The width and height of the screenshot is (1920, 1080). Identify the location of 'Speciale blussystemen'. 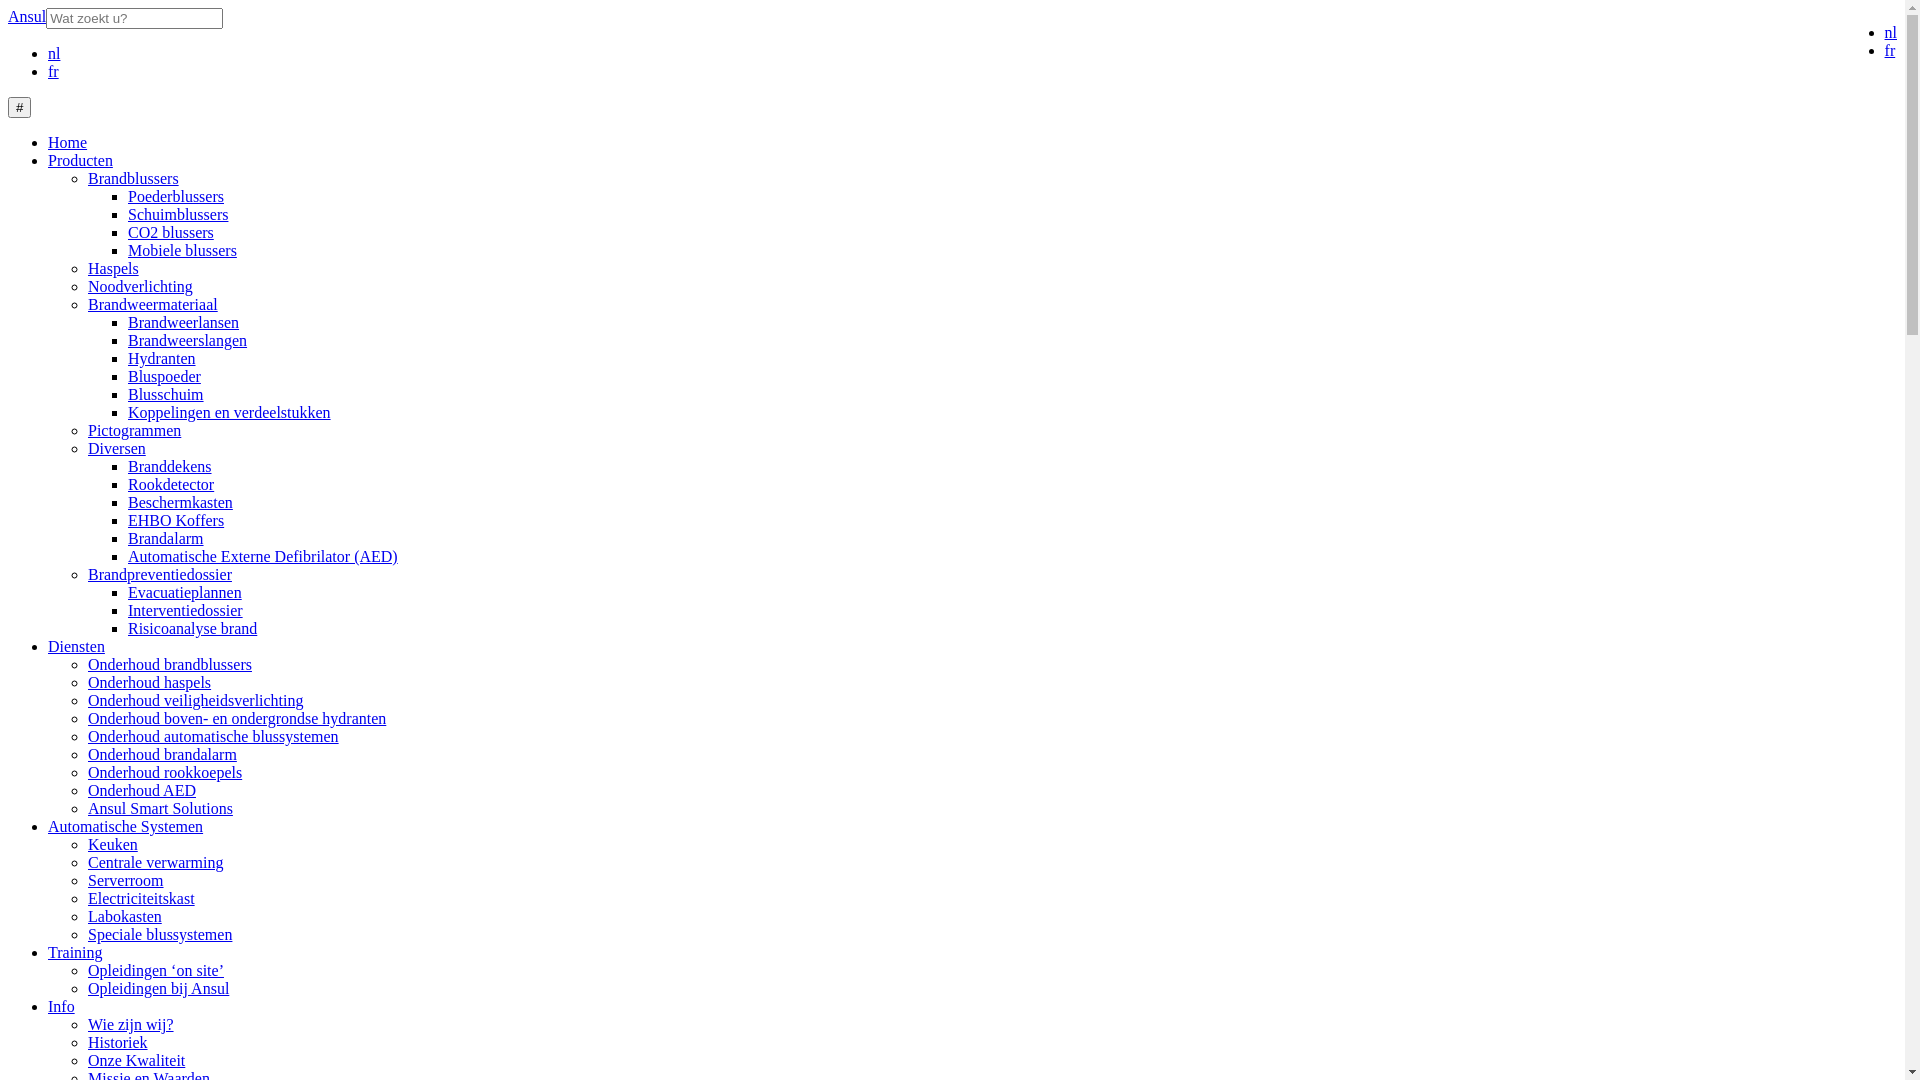
(158, 934).